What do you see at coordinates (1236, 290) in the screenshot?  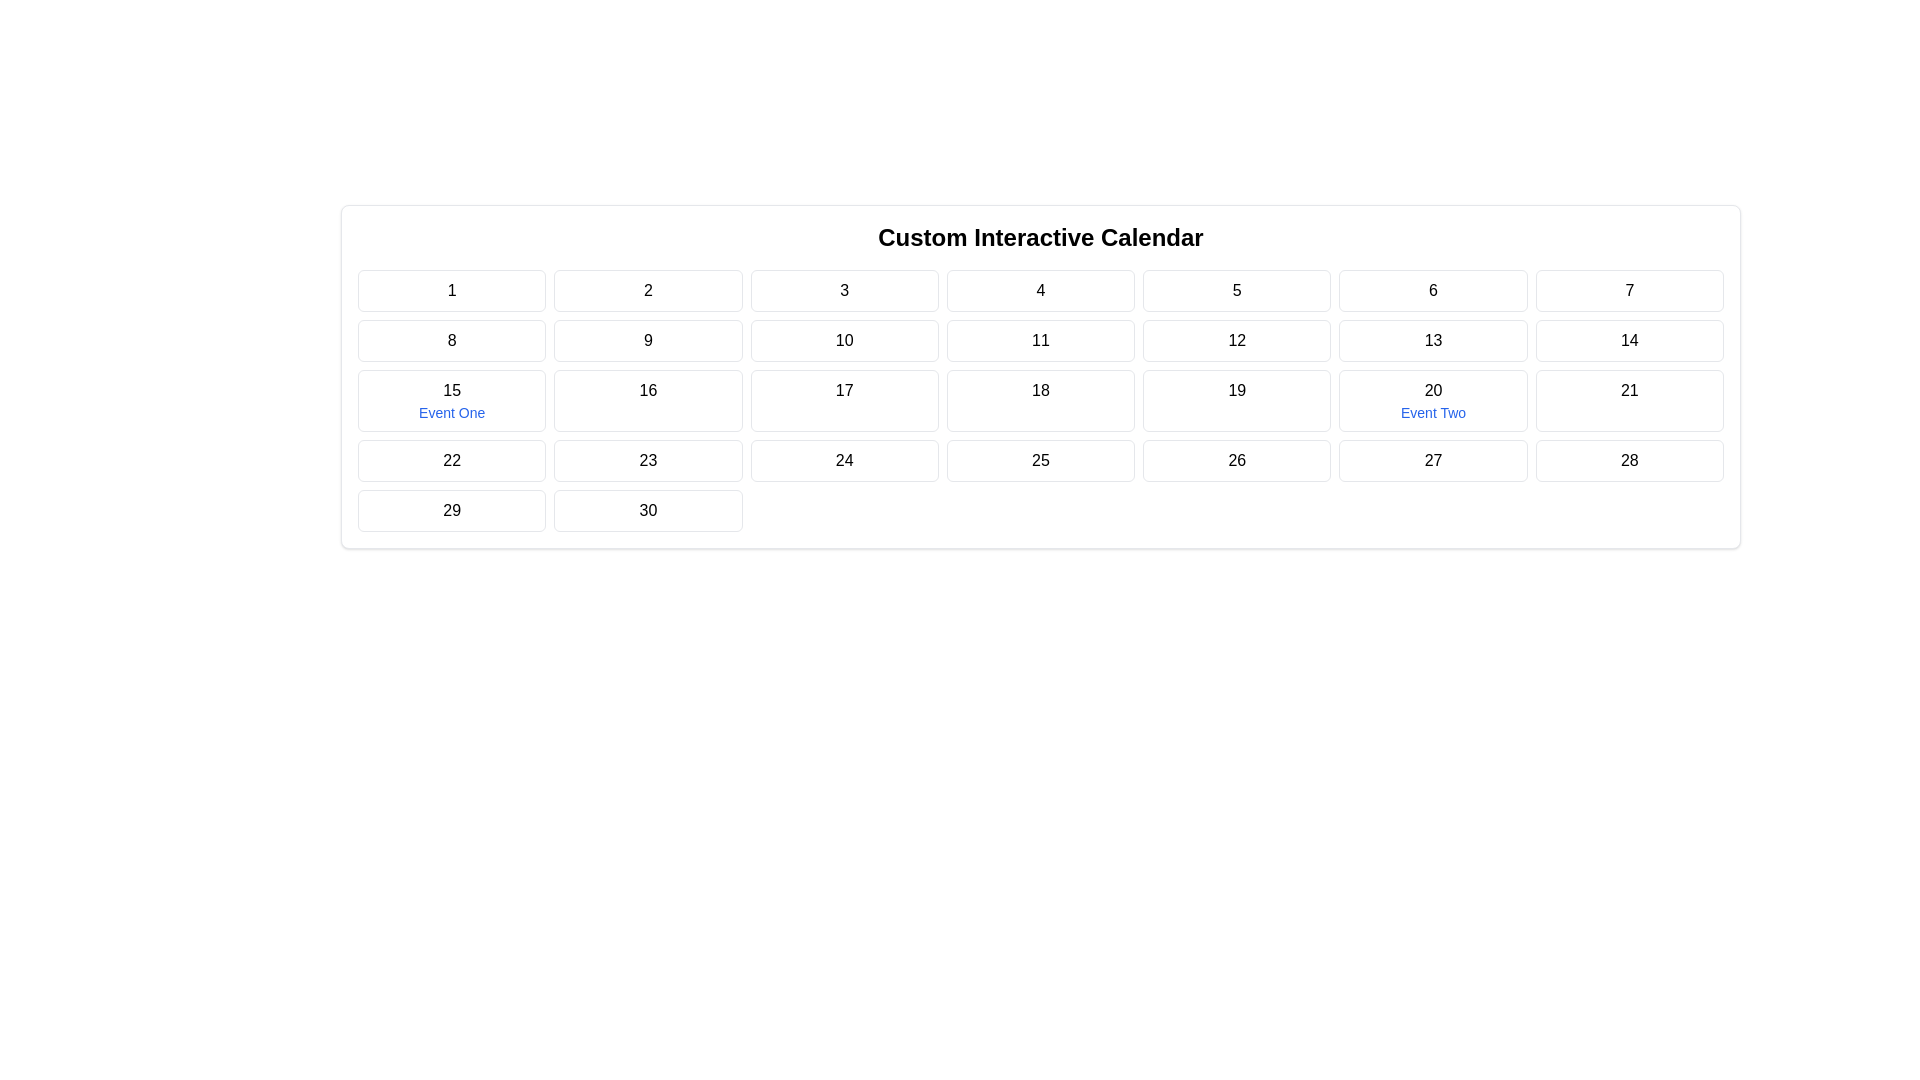 I see `the calendar grid cell that contains the number '5', which is a rectangular box with a white background and a thin dark border, located in the first row and fifth column of the grid` at bounding box center [1236, 290].